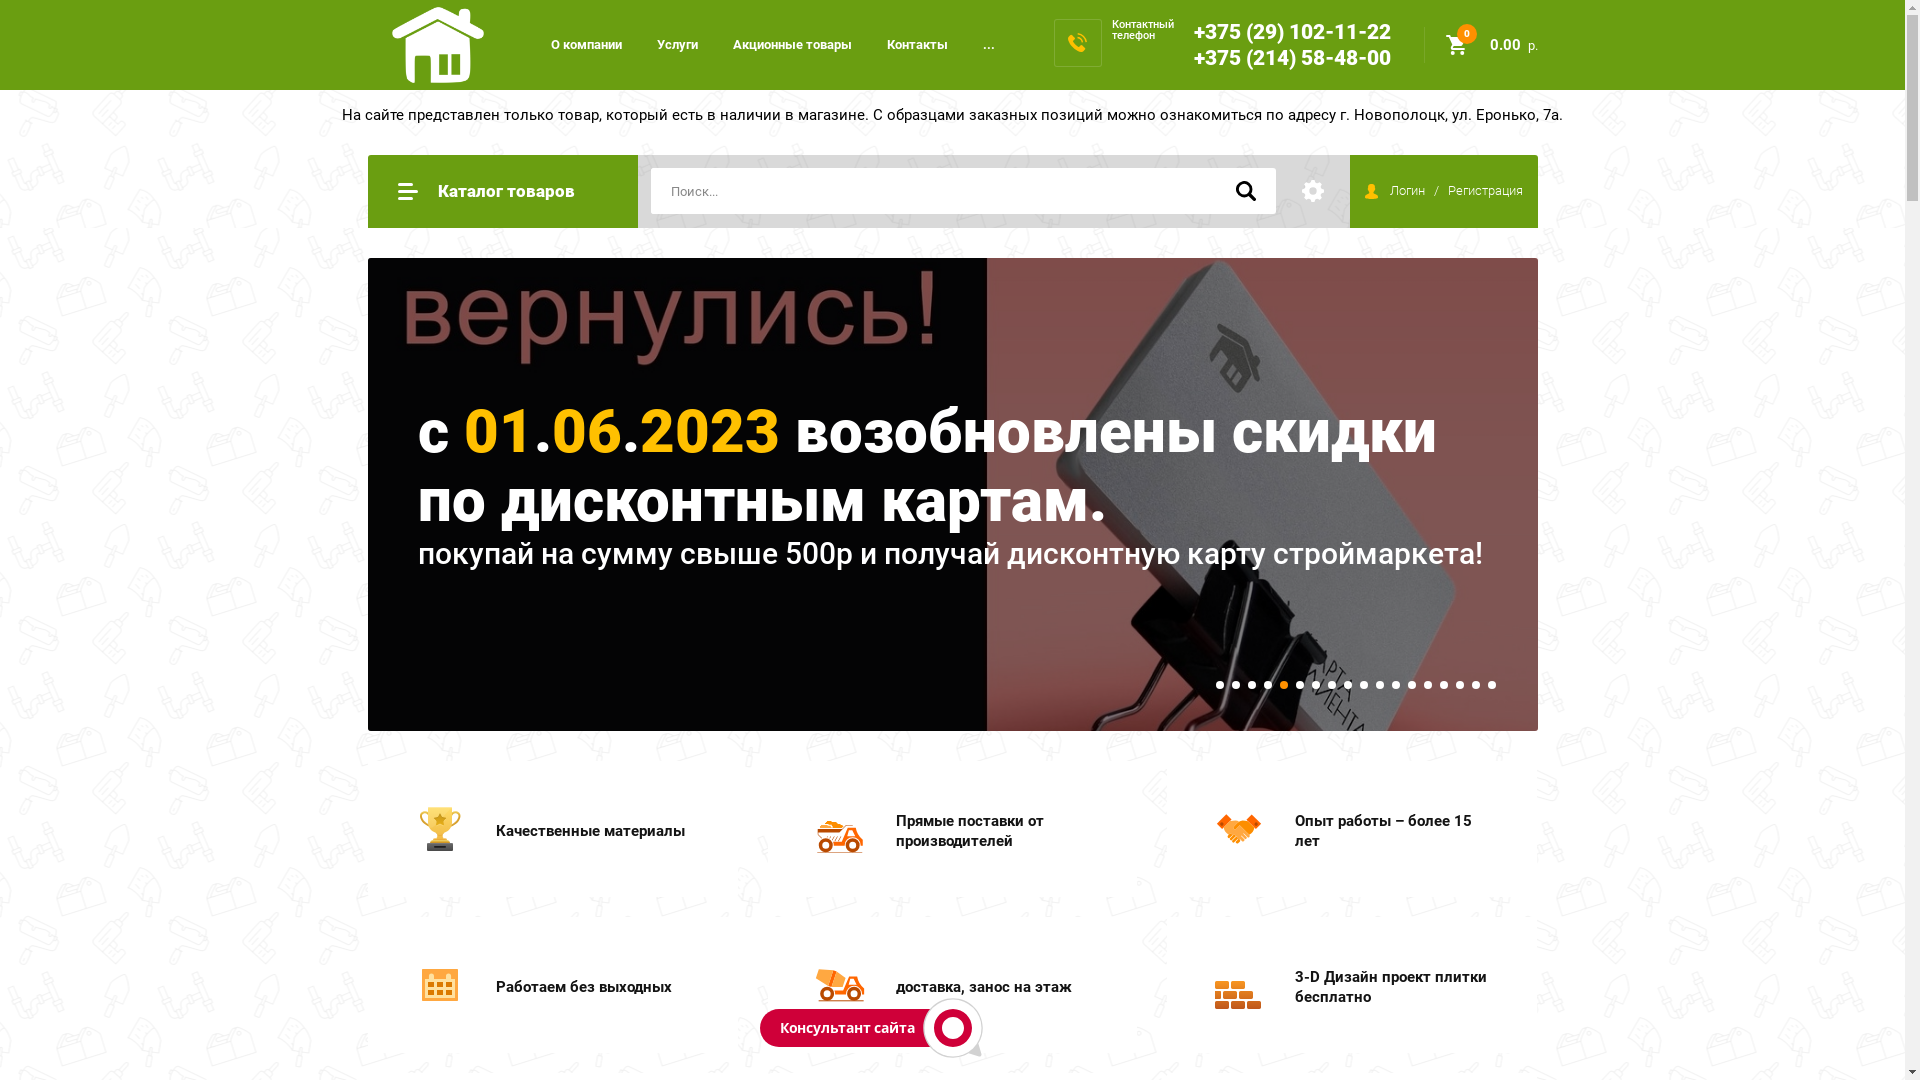  Describe the element at coordinates (1283, 684) in the screenshot. I see `'5'` at that location.